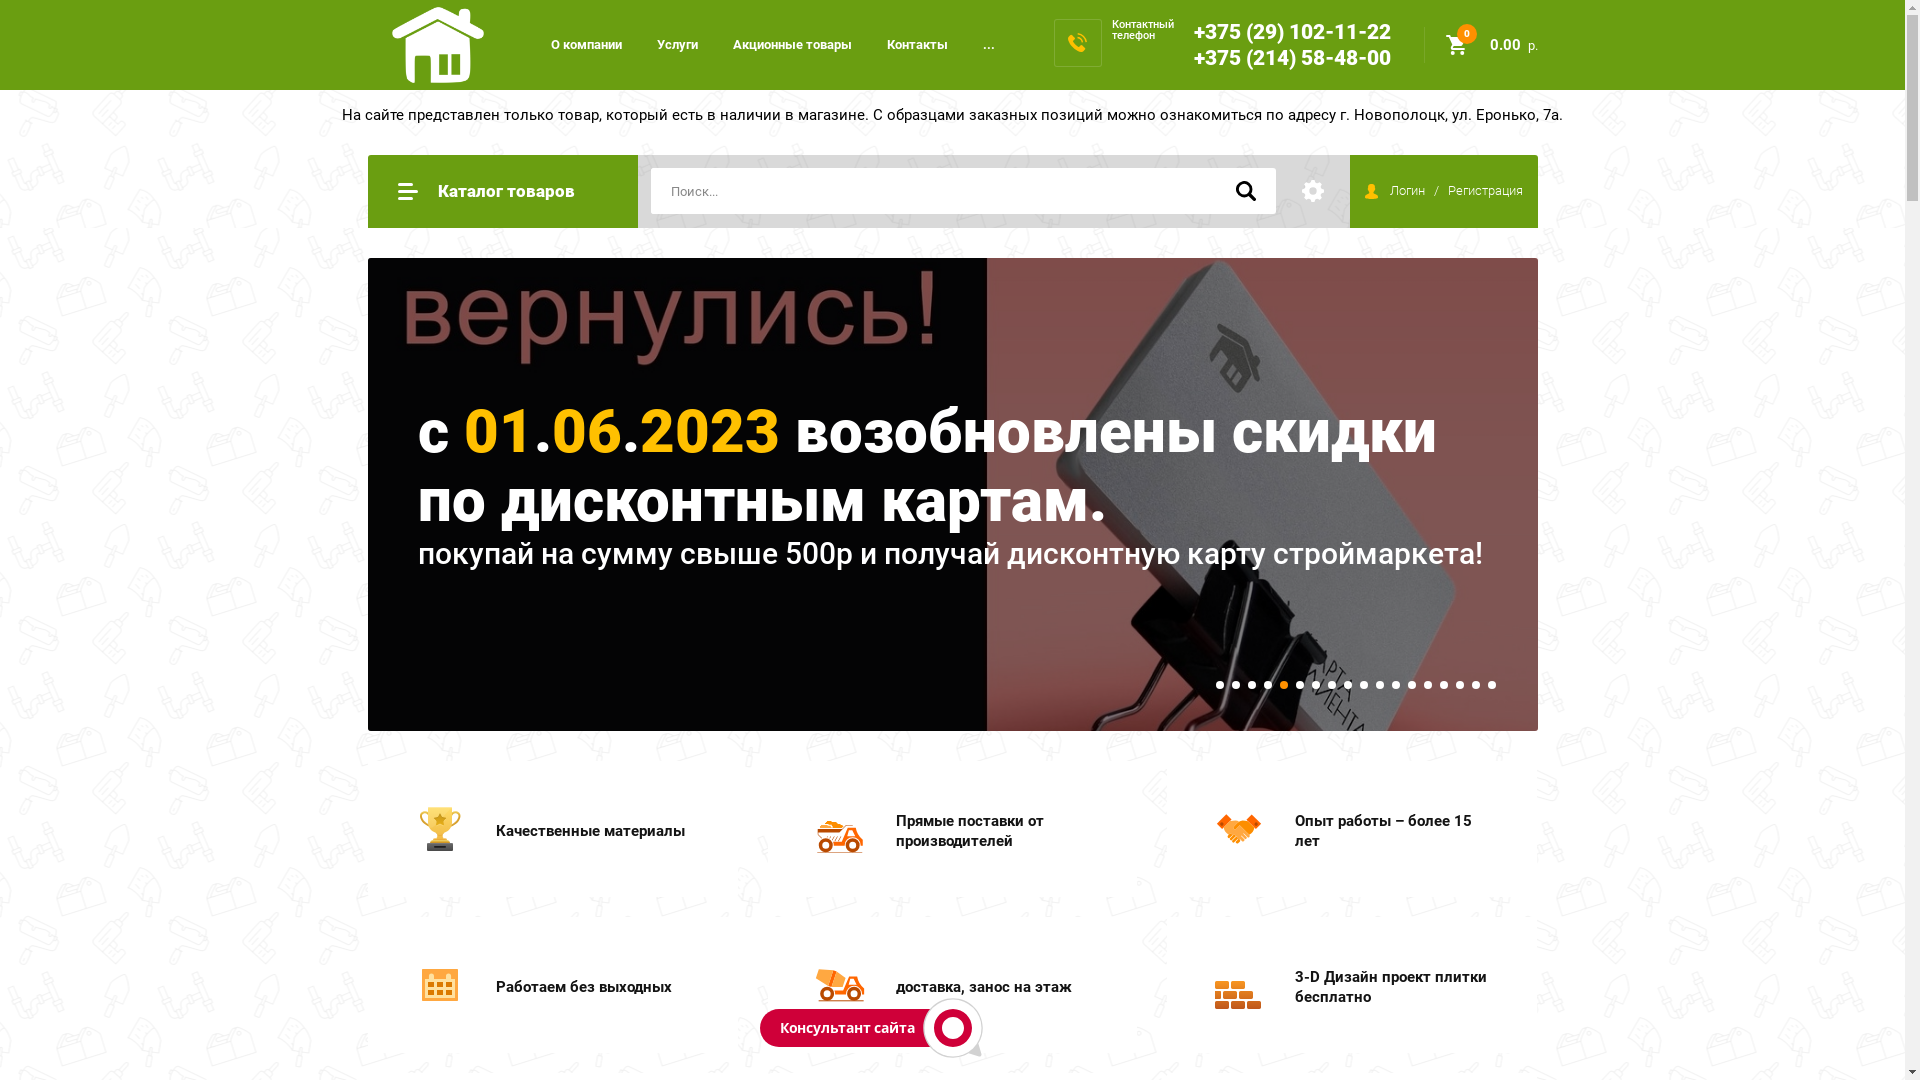  Describe the element at coordinates (1283, 684) in the screenshot. I see `'5'` at that location.